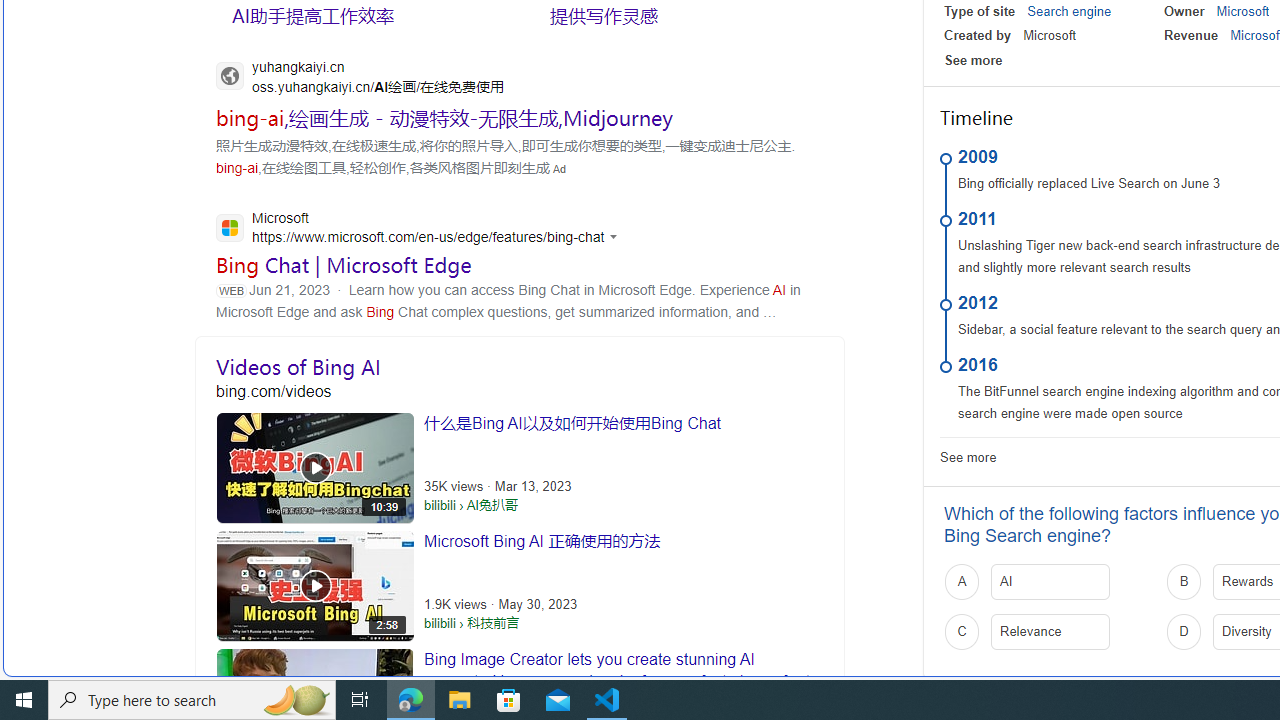 Image resolution: width=1280 pixels, height=720 pixels. What do you see at coordinates (1048, 582) in the screenshot?
I see `'A AI'` at bounding box center [1048, 582].